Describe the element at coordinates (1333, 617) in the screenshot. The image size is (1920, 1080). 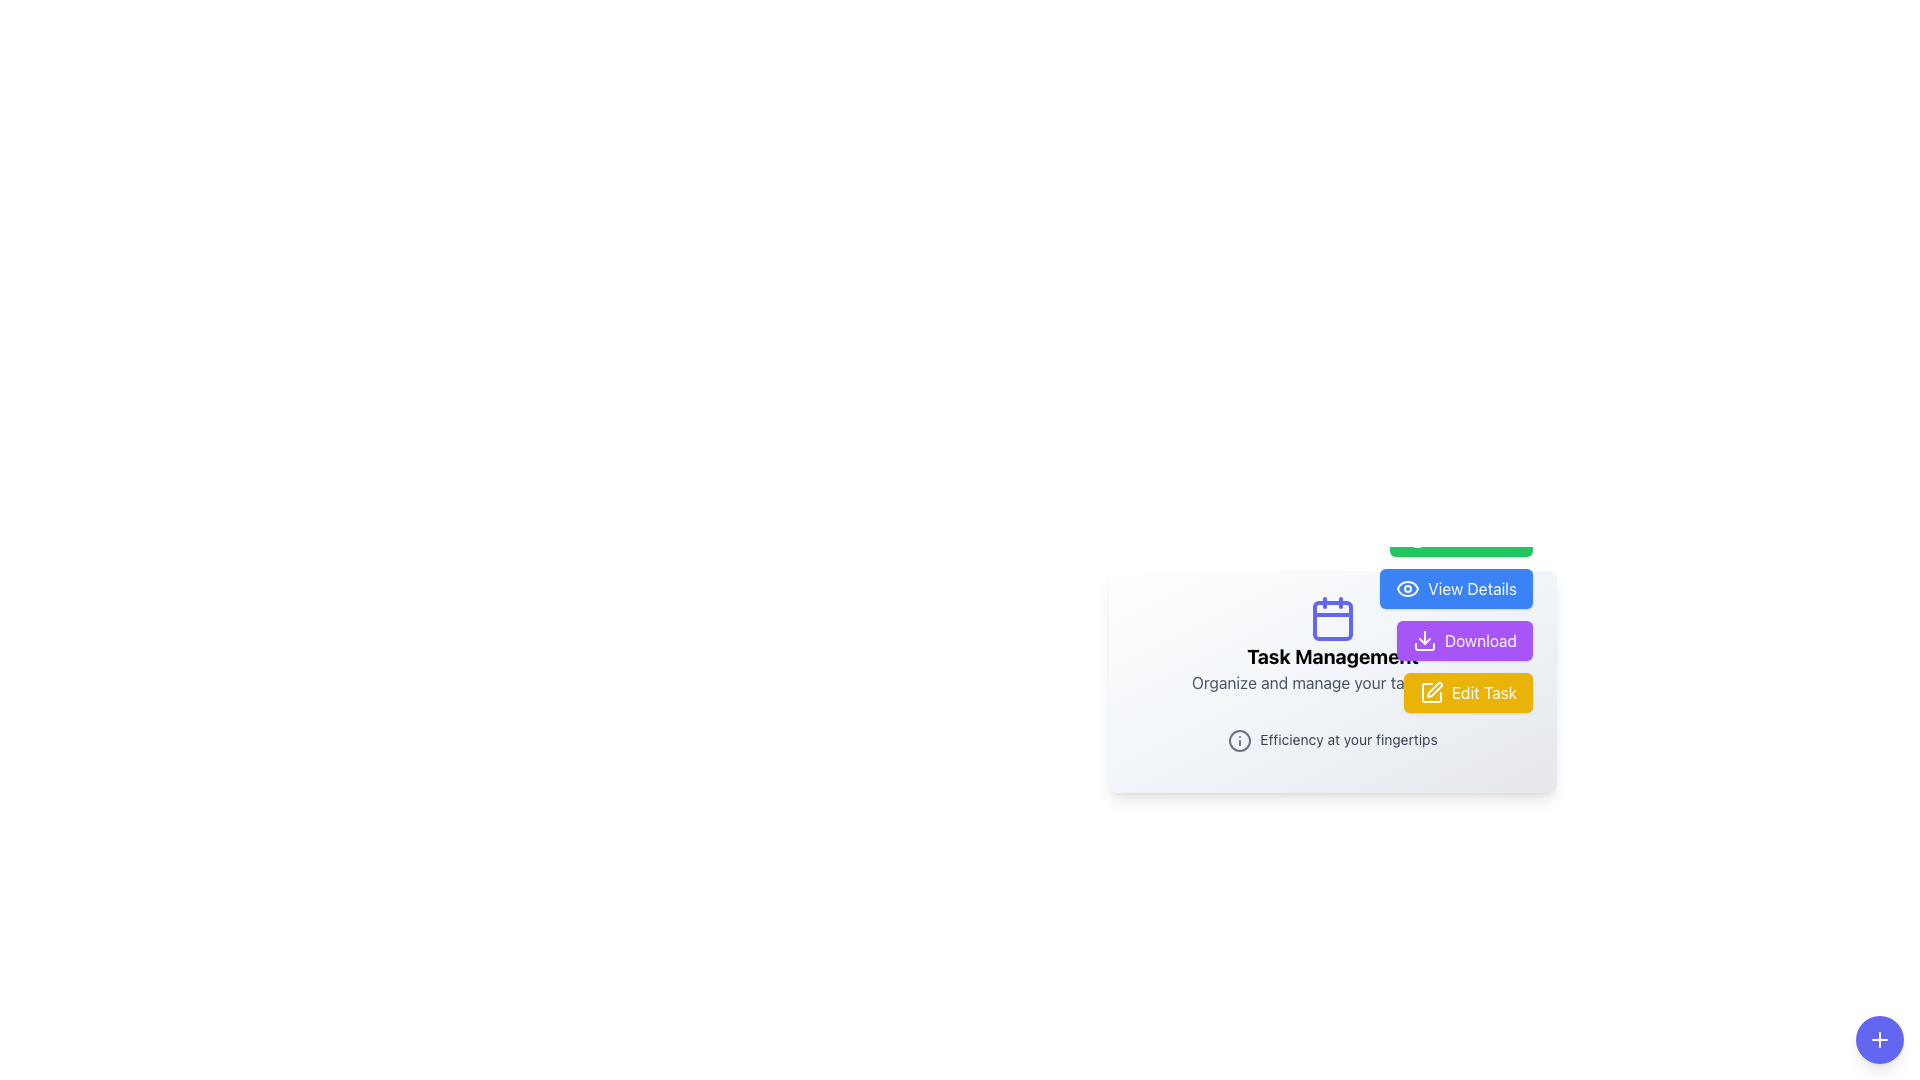
I see `the indigo calendar icon located above the 'Task Management' title` at that location.